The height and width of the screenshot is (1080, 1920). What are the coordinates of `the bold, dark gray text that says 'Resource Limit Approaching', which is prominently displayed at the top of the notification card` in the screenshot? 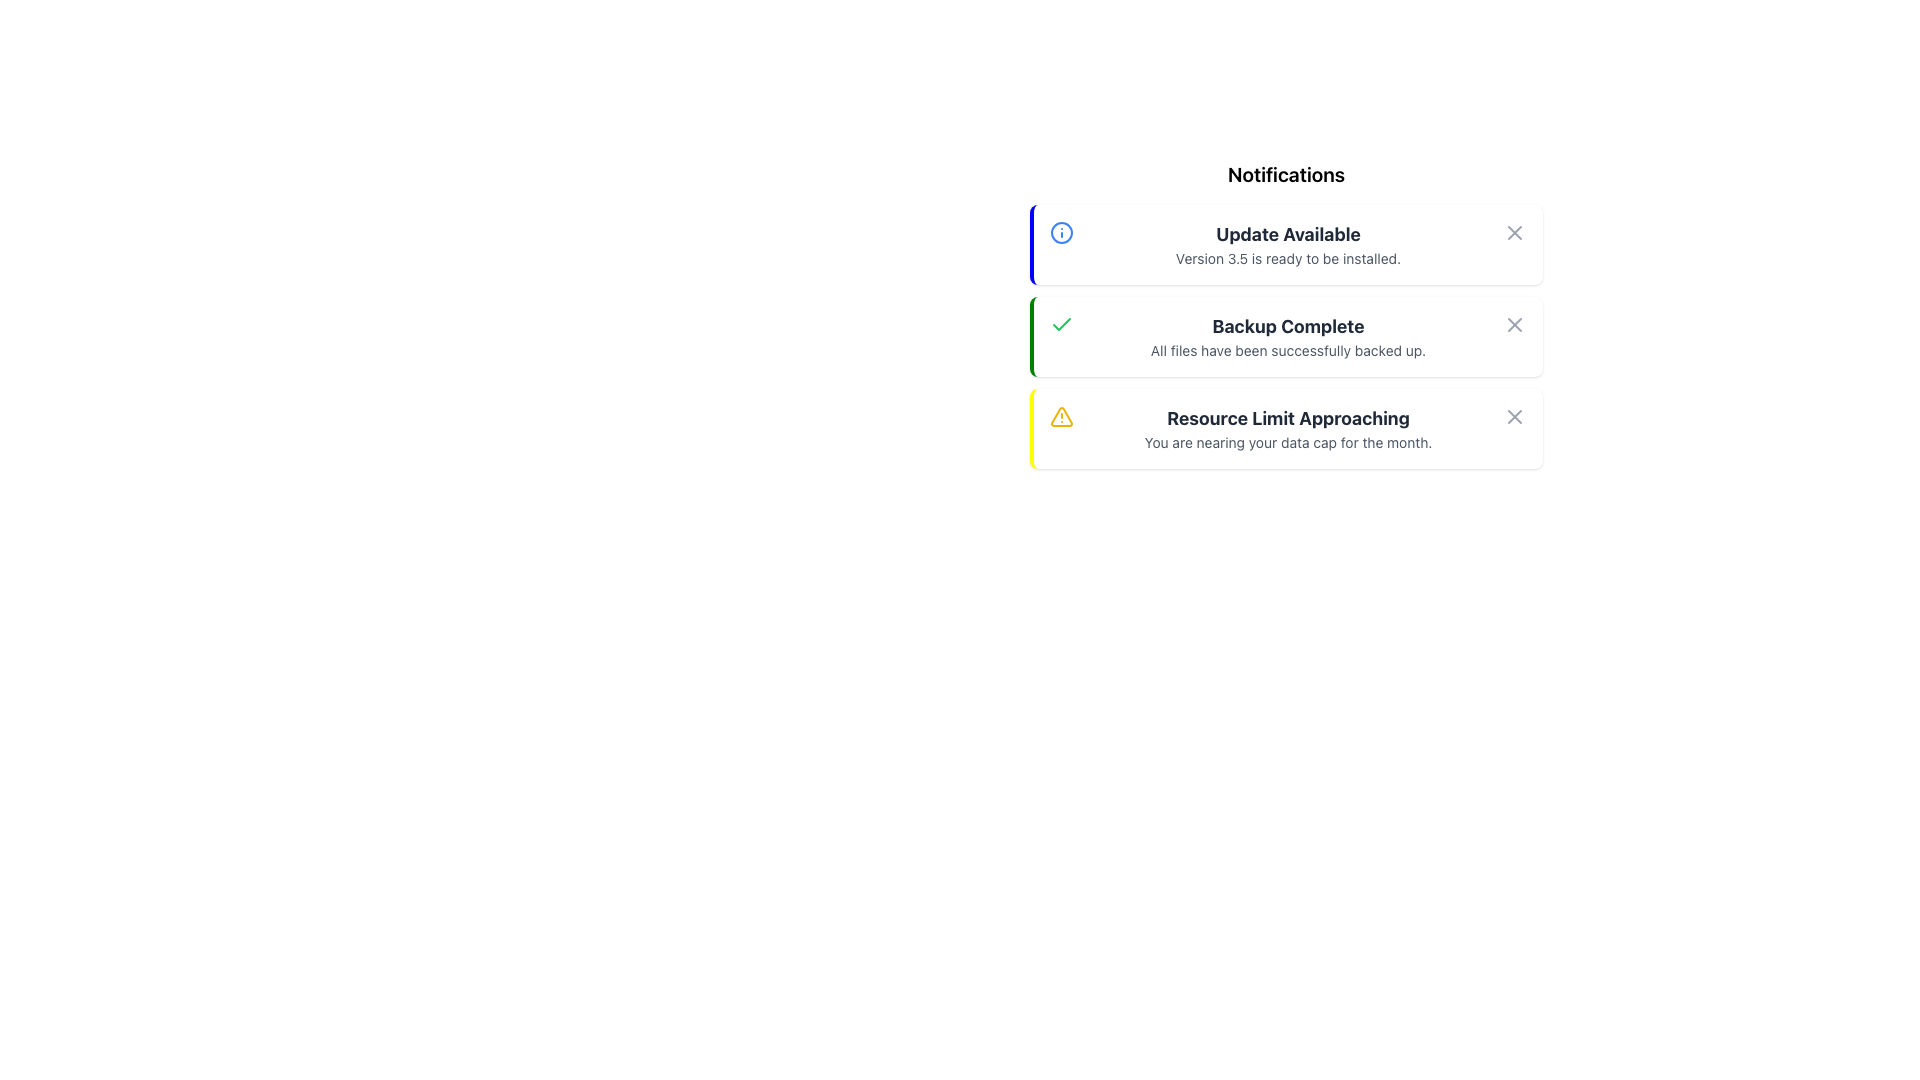 It's located at (1288, 418).